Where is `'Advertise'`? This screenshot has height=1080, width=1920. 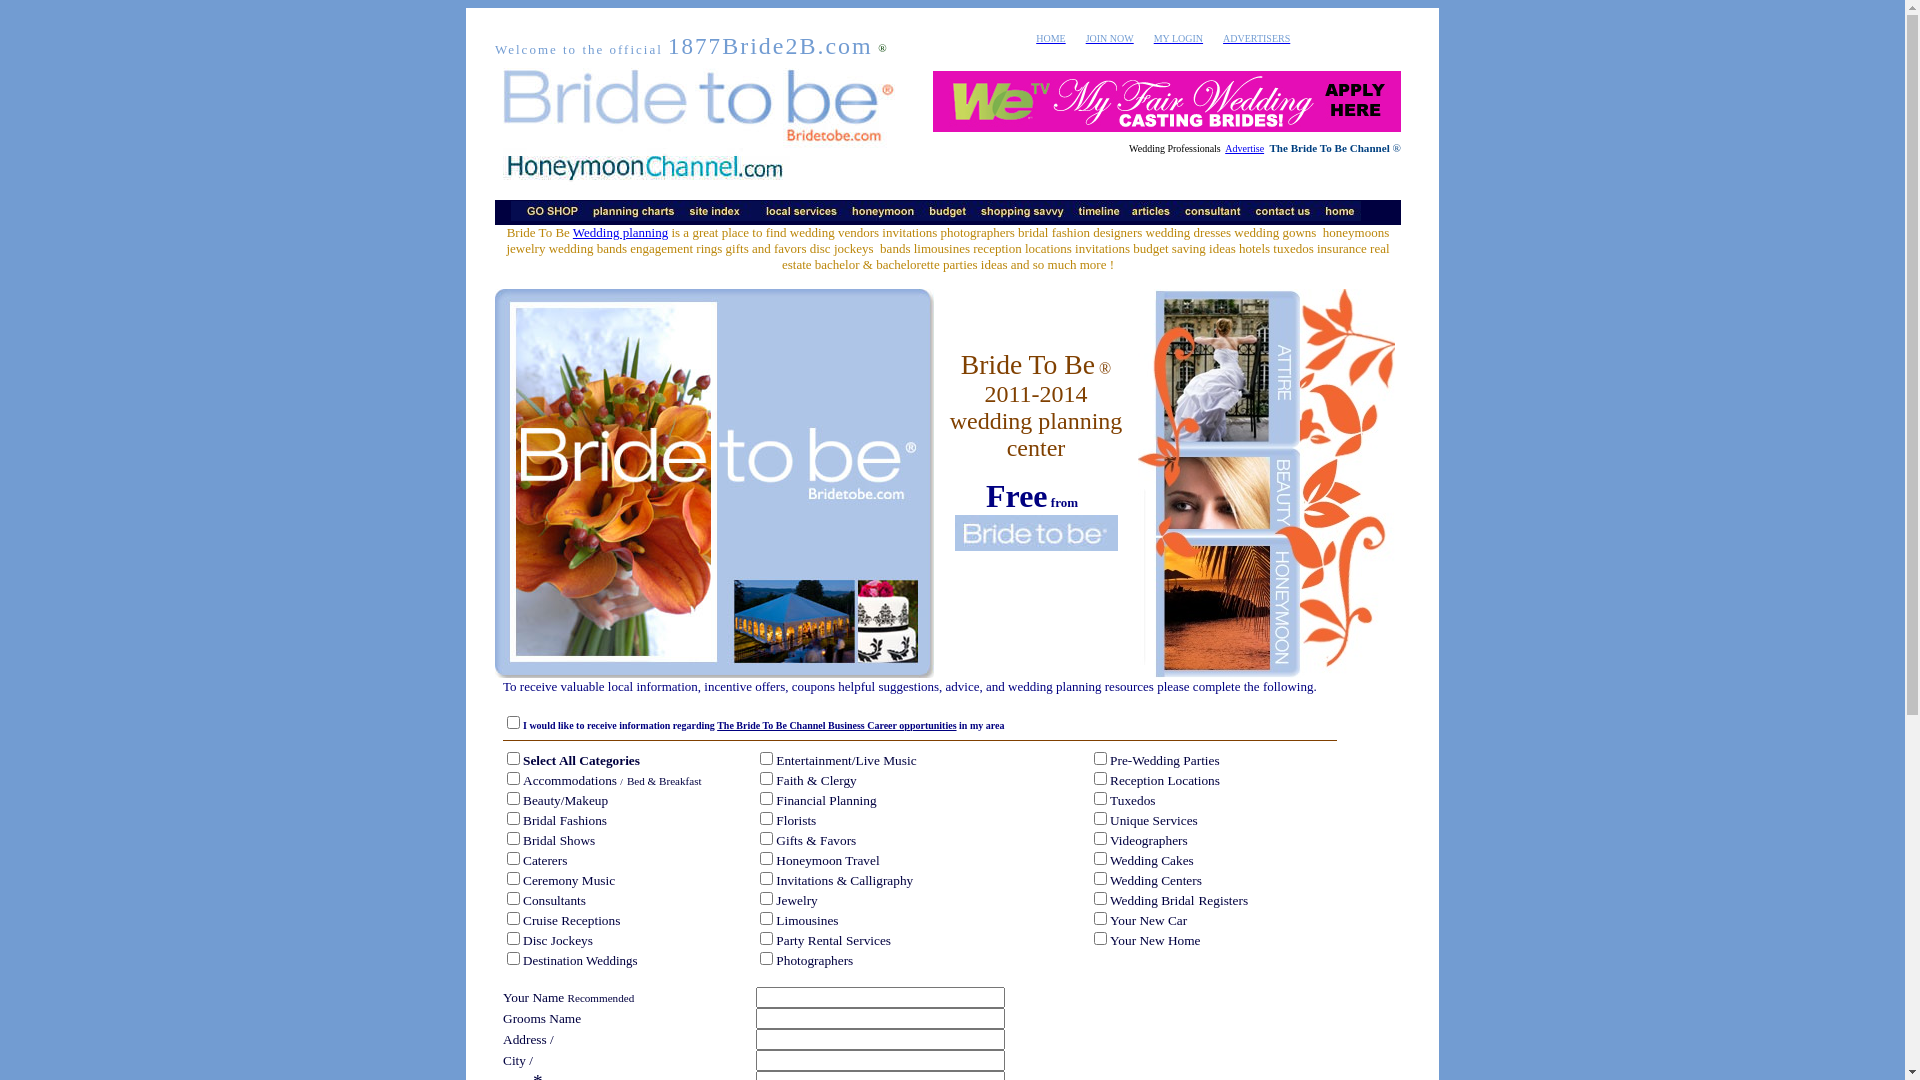
'Advertise' is located at coordinates (1243, 147).